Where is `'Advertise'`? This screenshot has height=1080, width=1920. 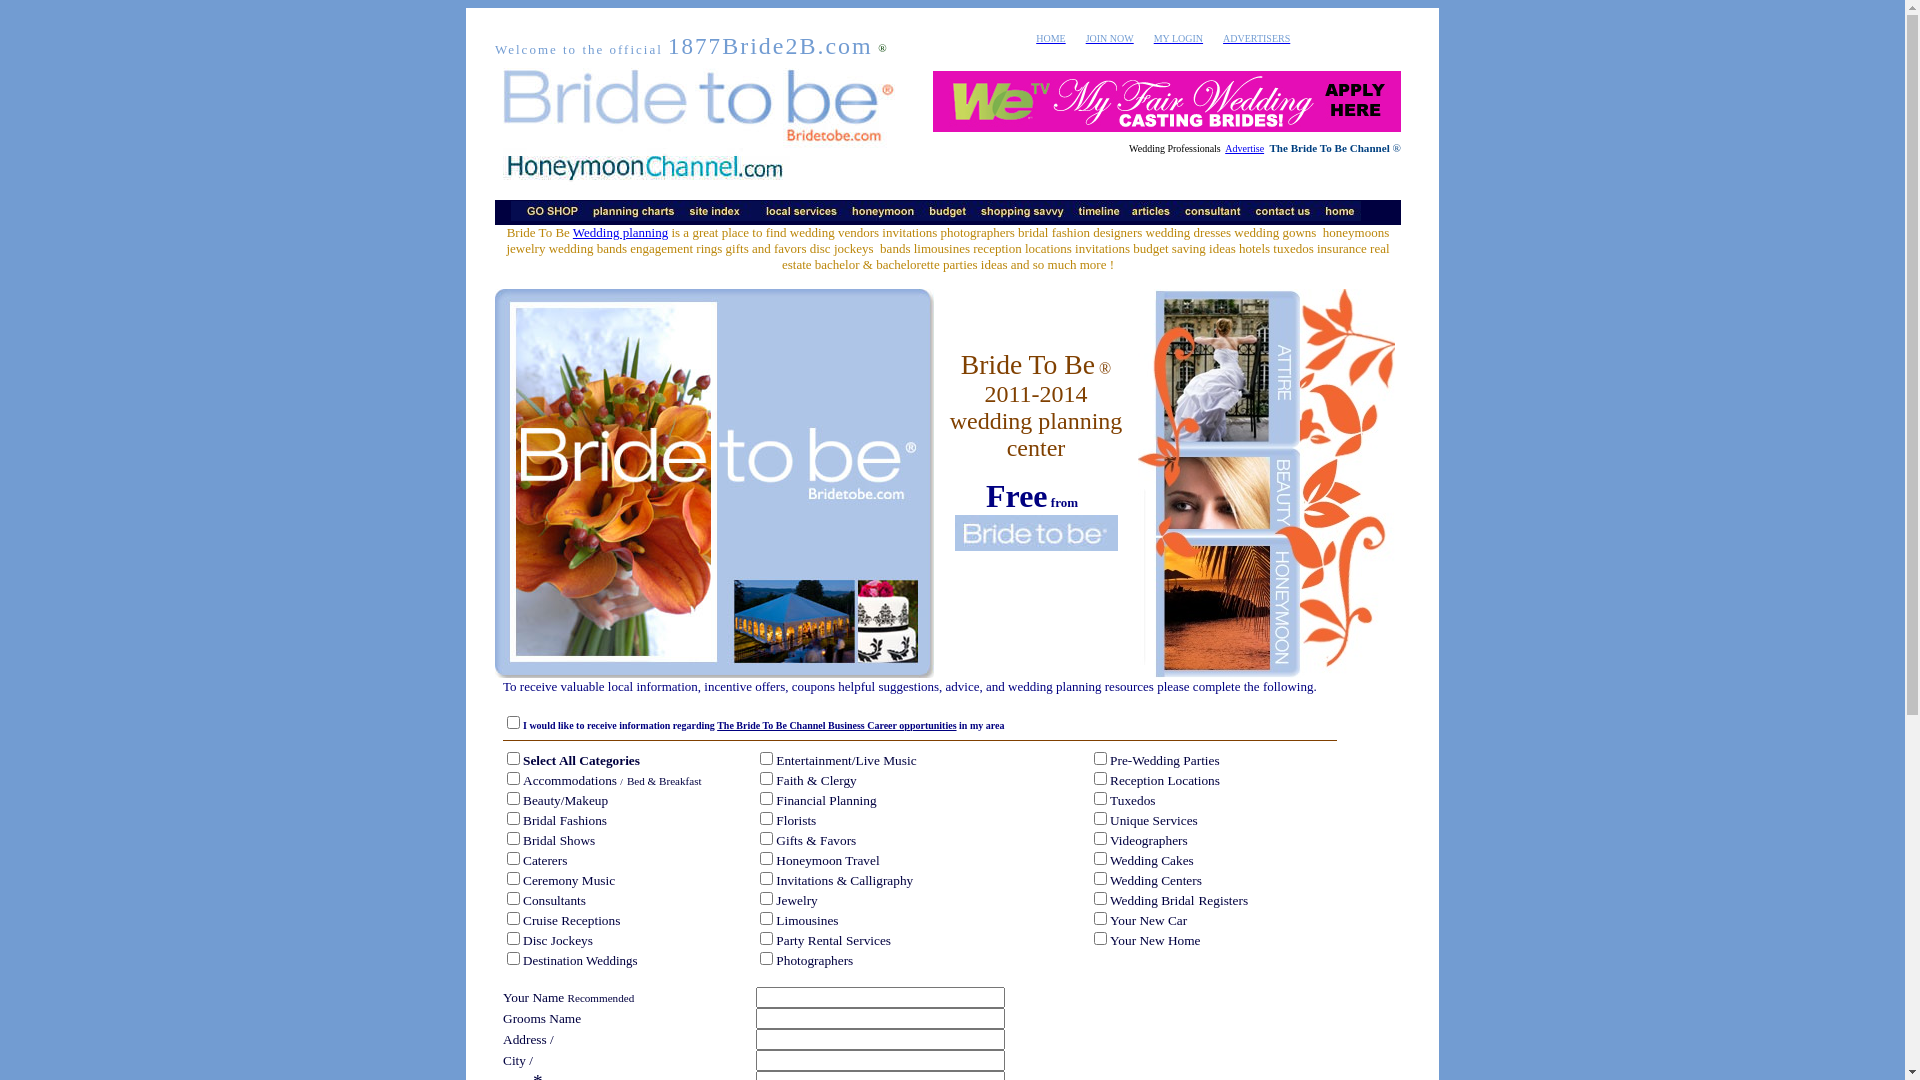
'Advertise' is located at coordinates (1243, 147).